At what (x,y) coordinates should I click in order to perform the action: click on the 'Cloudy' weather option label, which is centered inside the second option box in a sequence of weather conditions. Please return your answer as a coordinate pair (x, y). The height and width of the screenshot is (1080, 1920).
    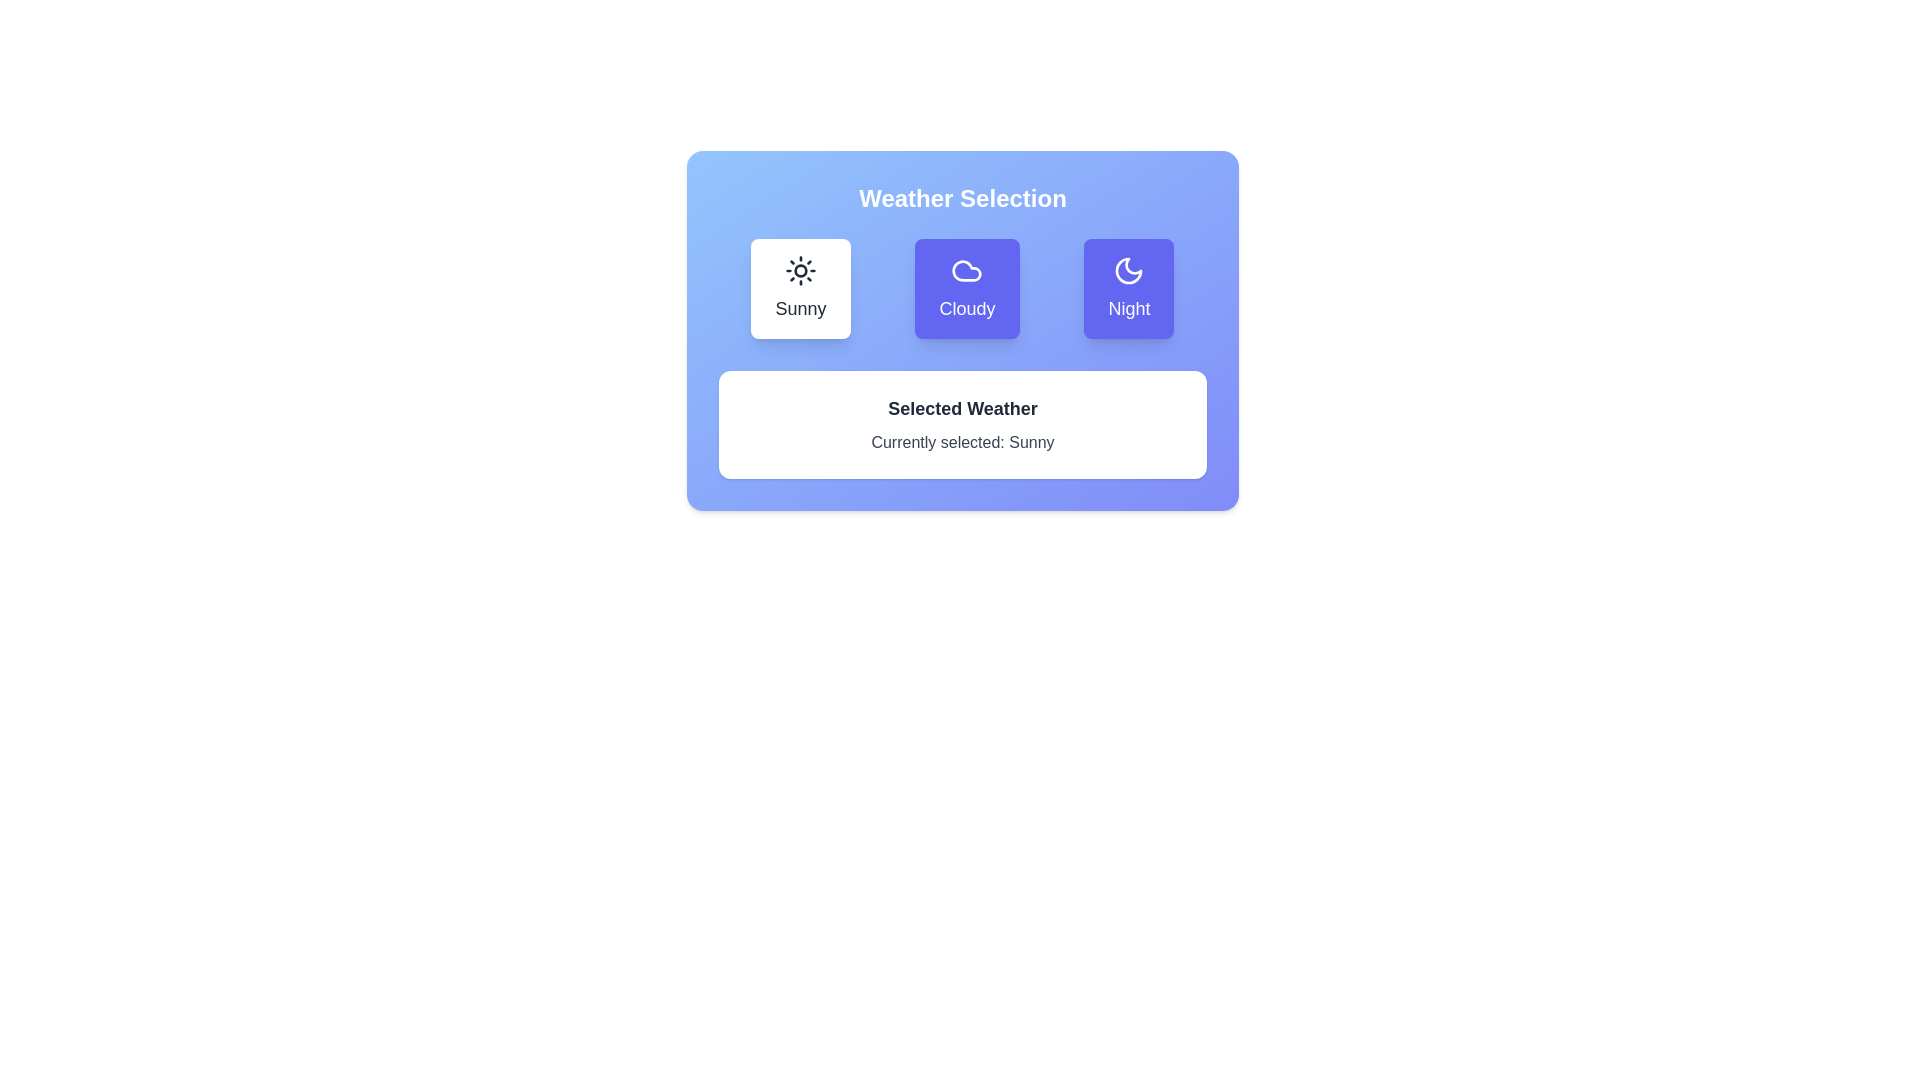
    Looking at the image, I should click on (967, 308).